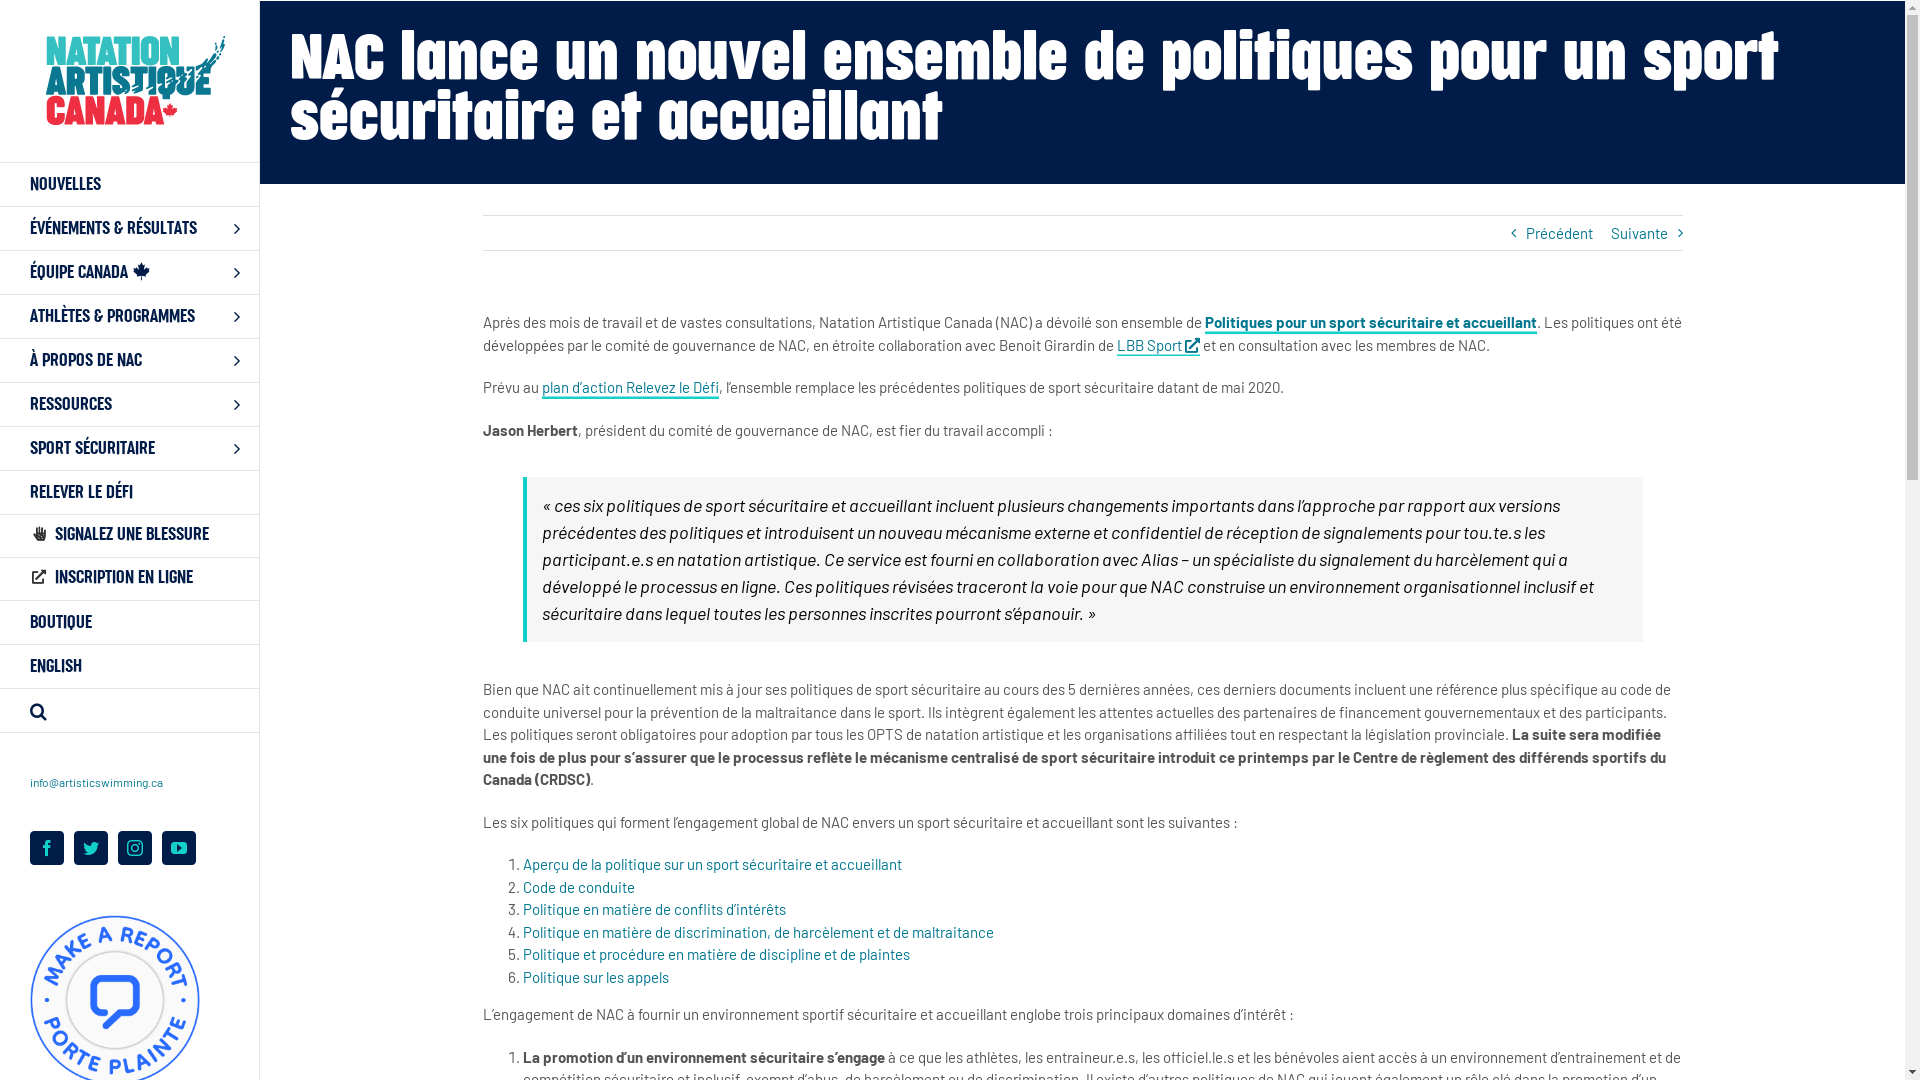  Describe the element at coordinates (128, 667) in the screenshot. I see `'ENGLISH'` at that location.